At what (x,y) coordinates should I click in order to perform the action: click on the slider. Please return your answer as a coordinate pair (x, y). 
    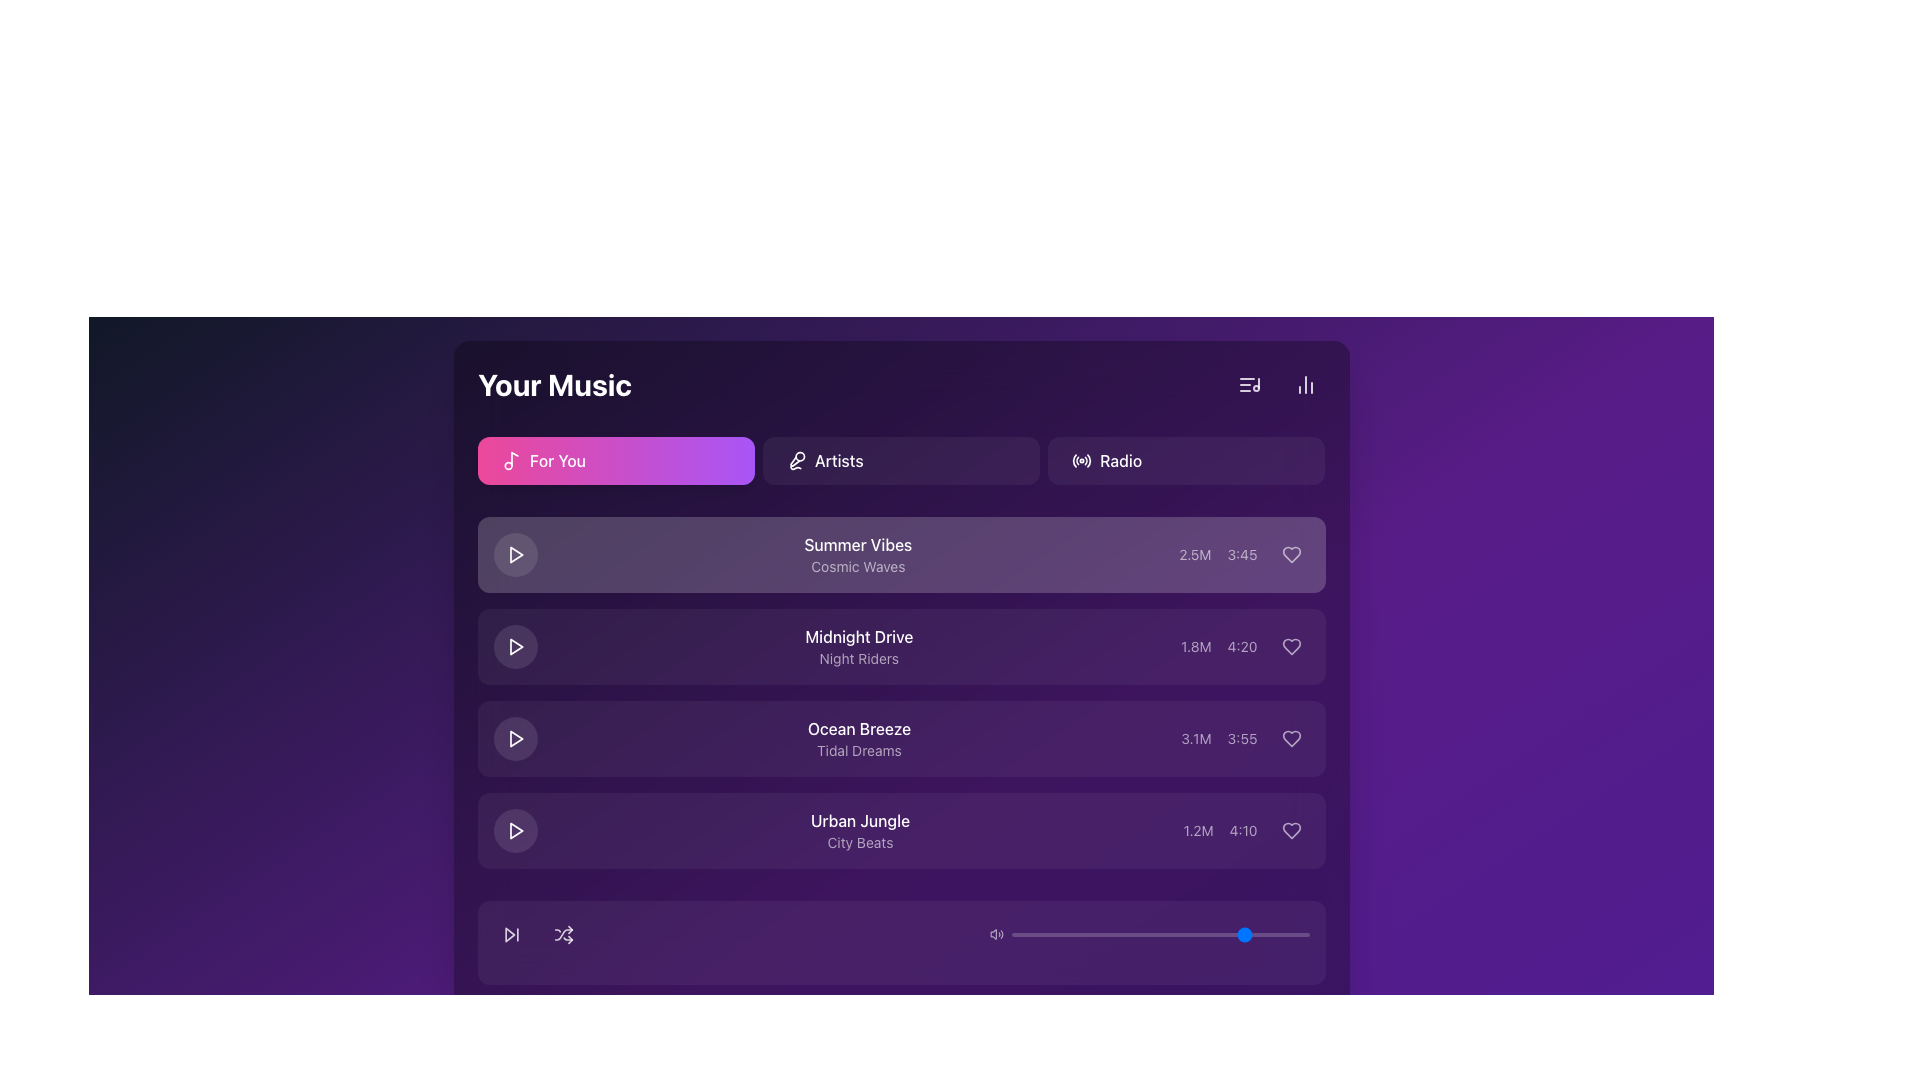
    Looking at the image, I should click on (1021, 934).